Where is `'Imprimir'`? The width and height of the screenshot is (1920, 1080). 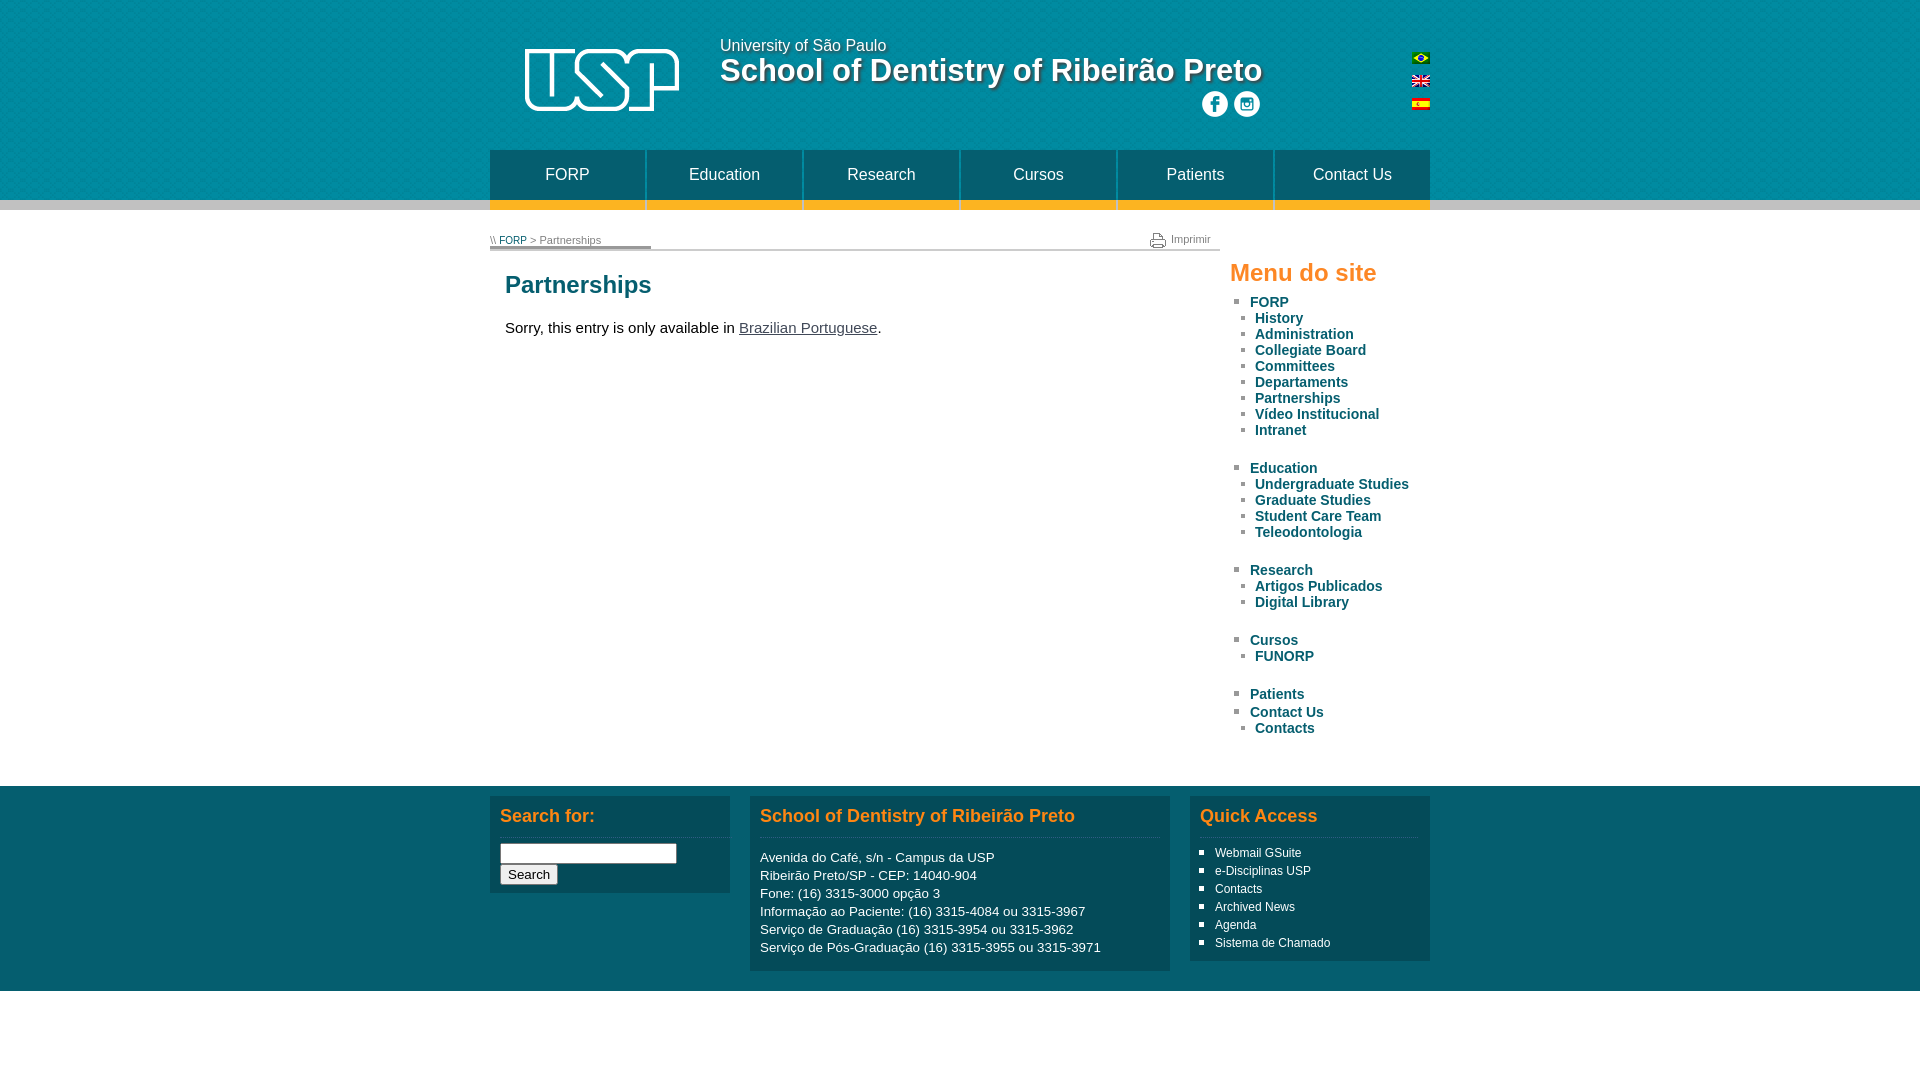
'Imprimir' is located at coordinates (1180, 238).